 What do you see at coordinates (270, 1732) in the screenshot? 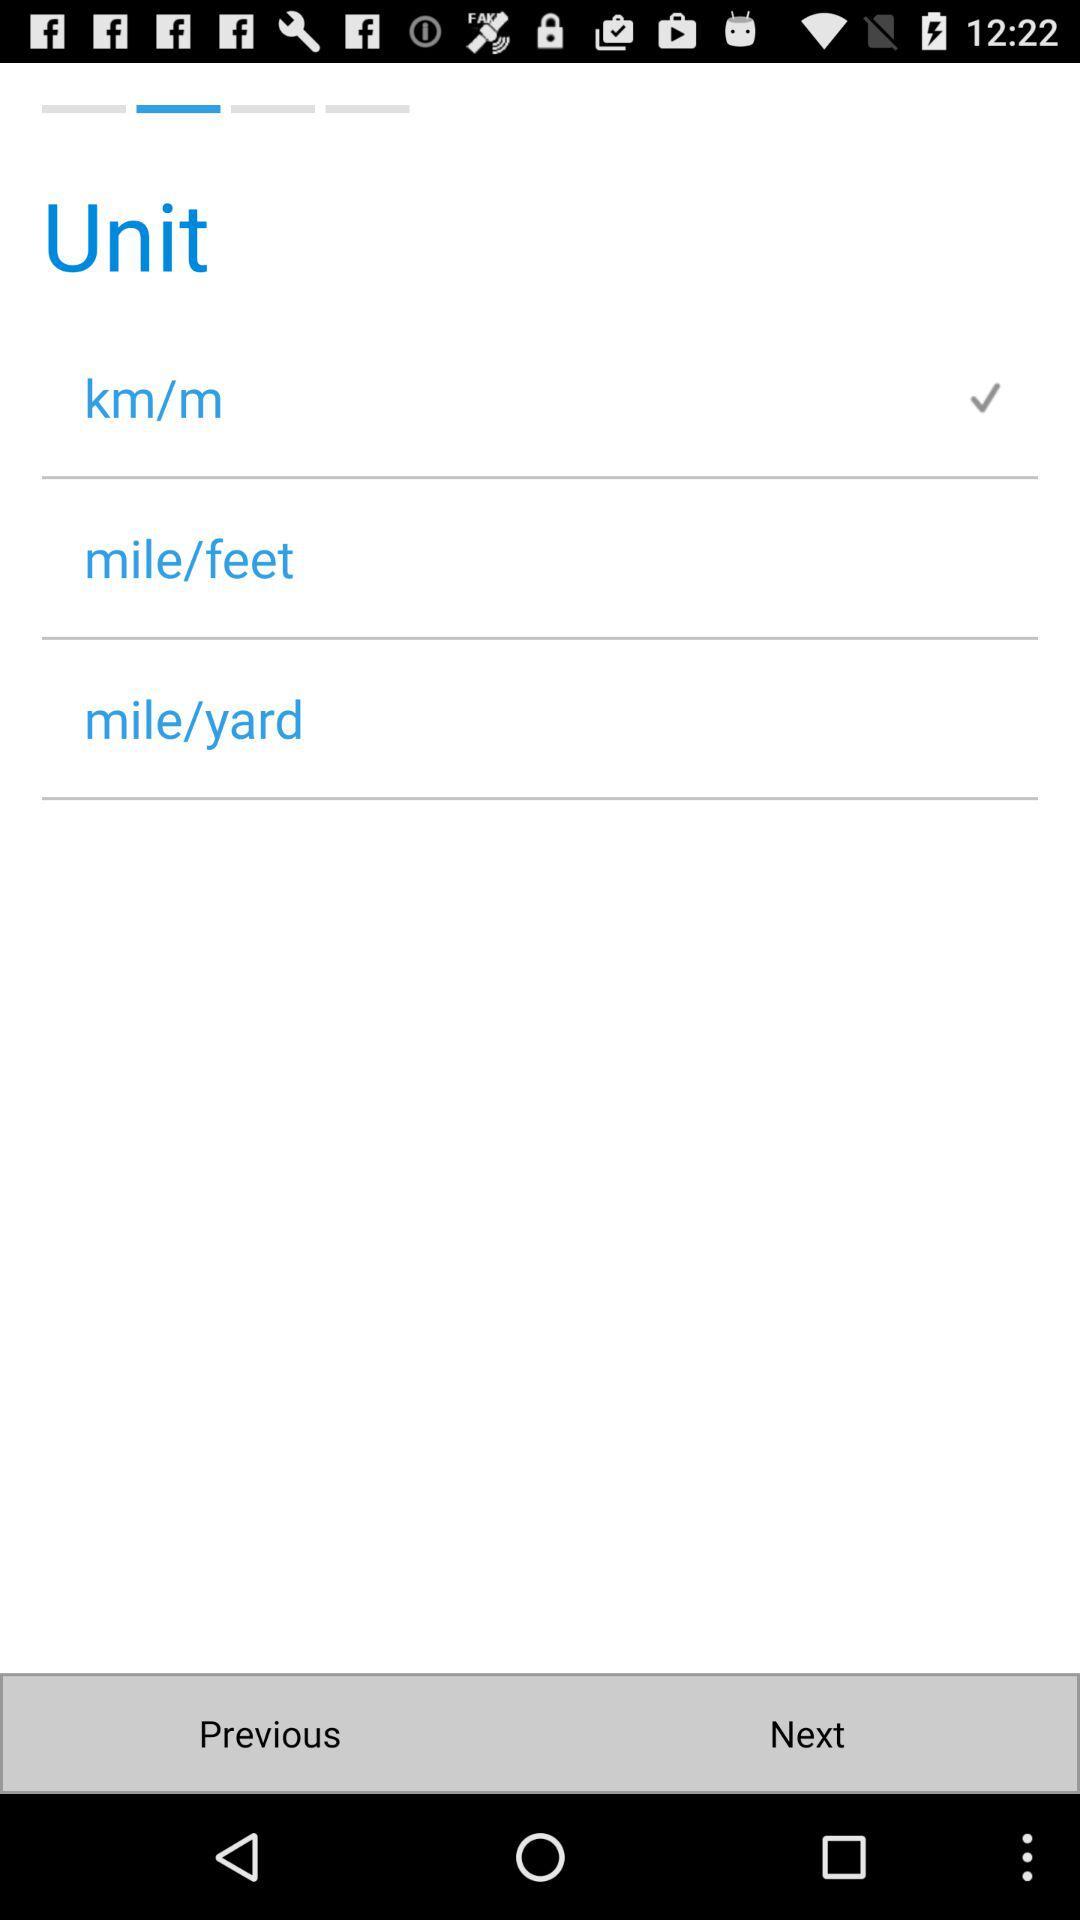
I see `item below the mile/yard item` at bounding box center [270, 1732].